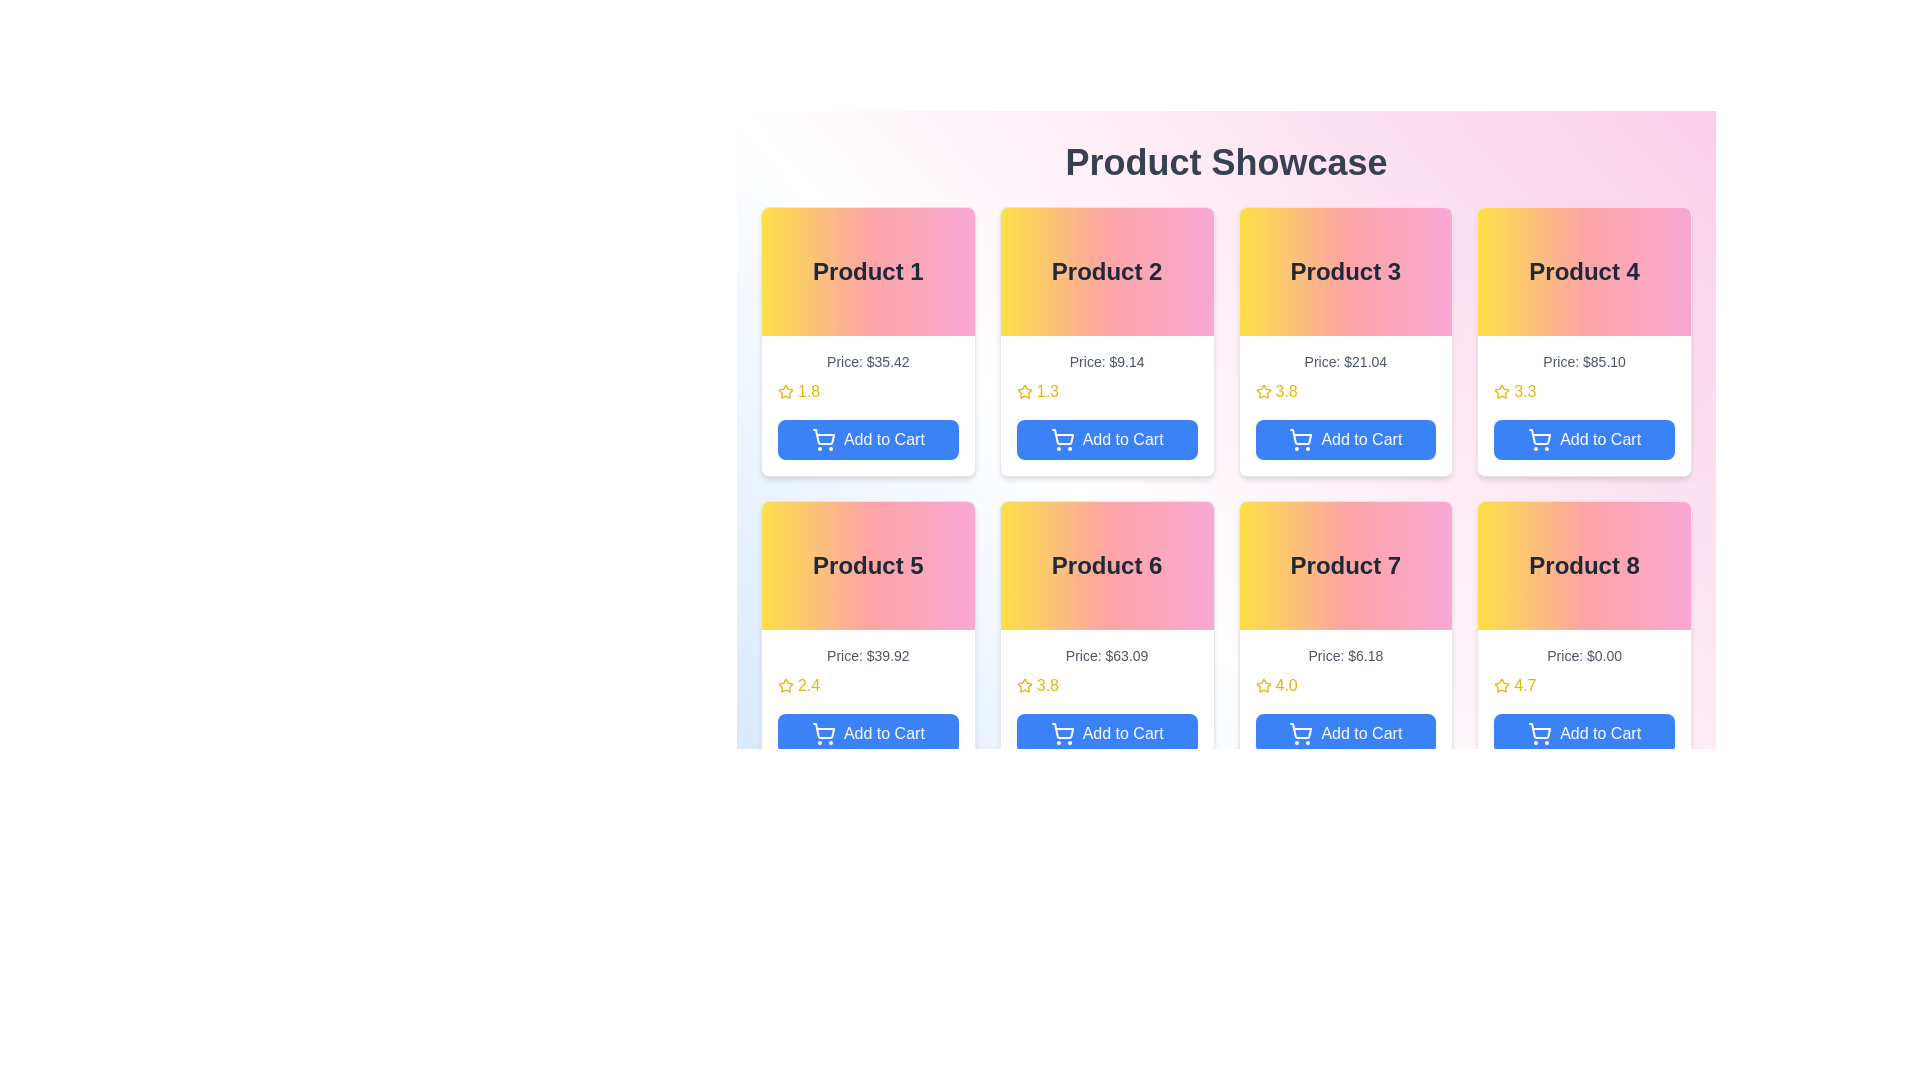 The image size is (1920, 1080). I want to click on the text label displaying the product name located in the top-right corner of the first row of the product grid, which is above the product price and rating details, so click(1583, 272).